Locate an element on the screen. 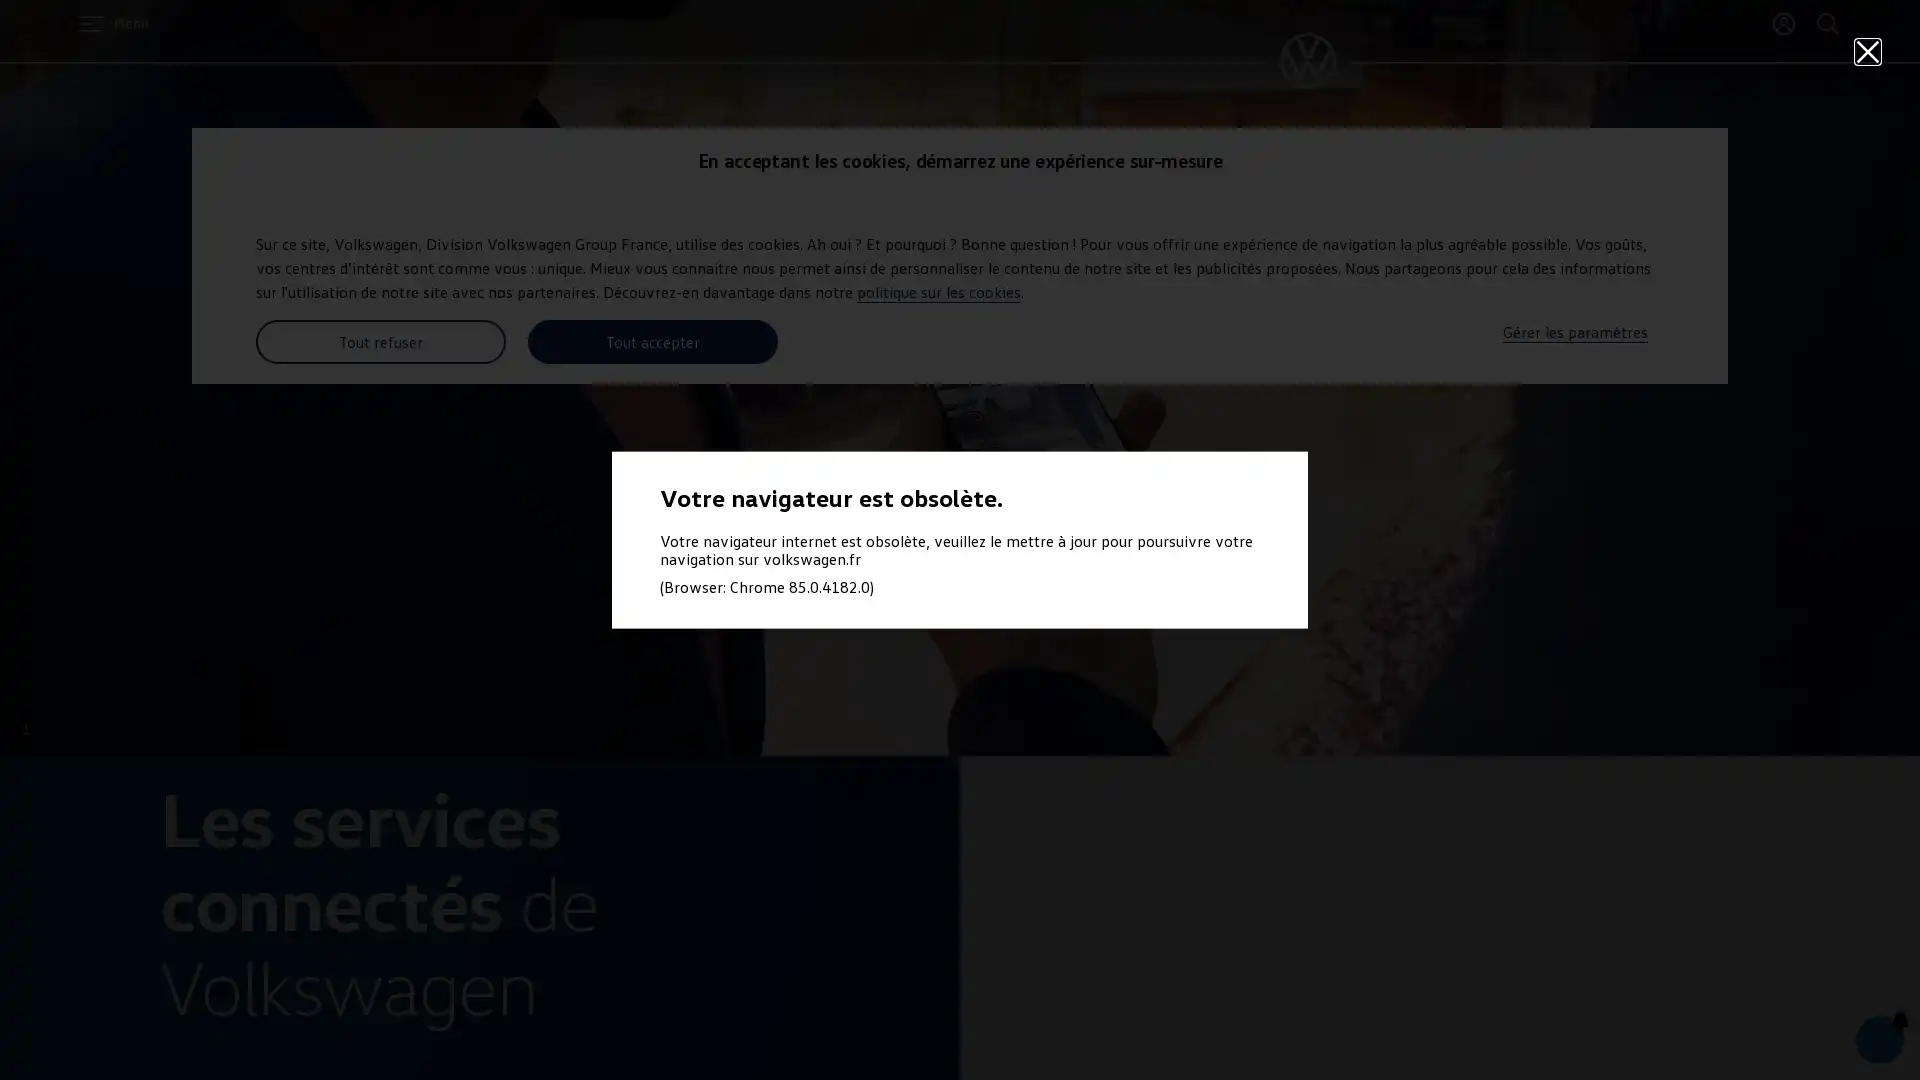 The image size is (1920, 1080). Tout refuser is located at coordinates (380, 341).